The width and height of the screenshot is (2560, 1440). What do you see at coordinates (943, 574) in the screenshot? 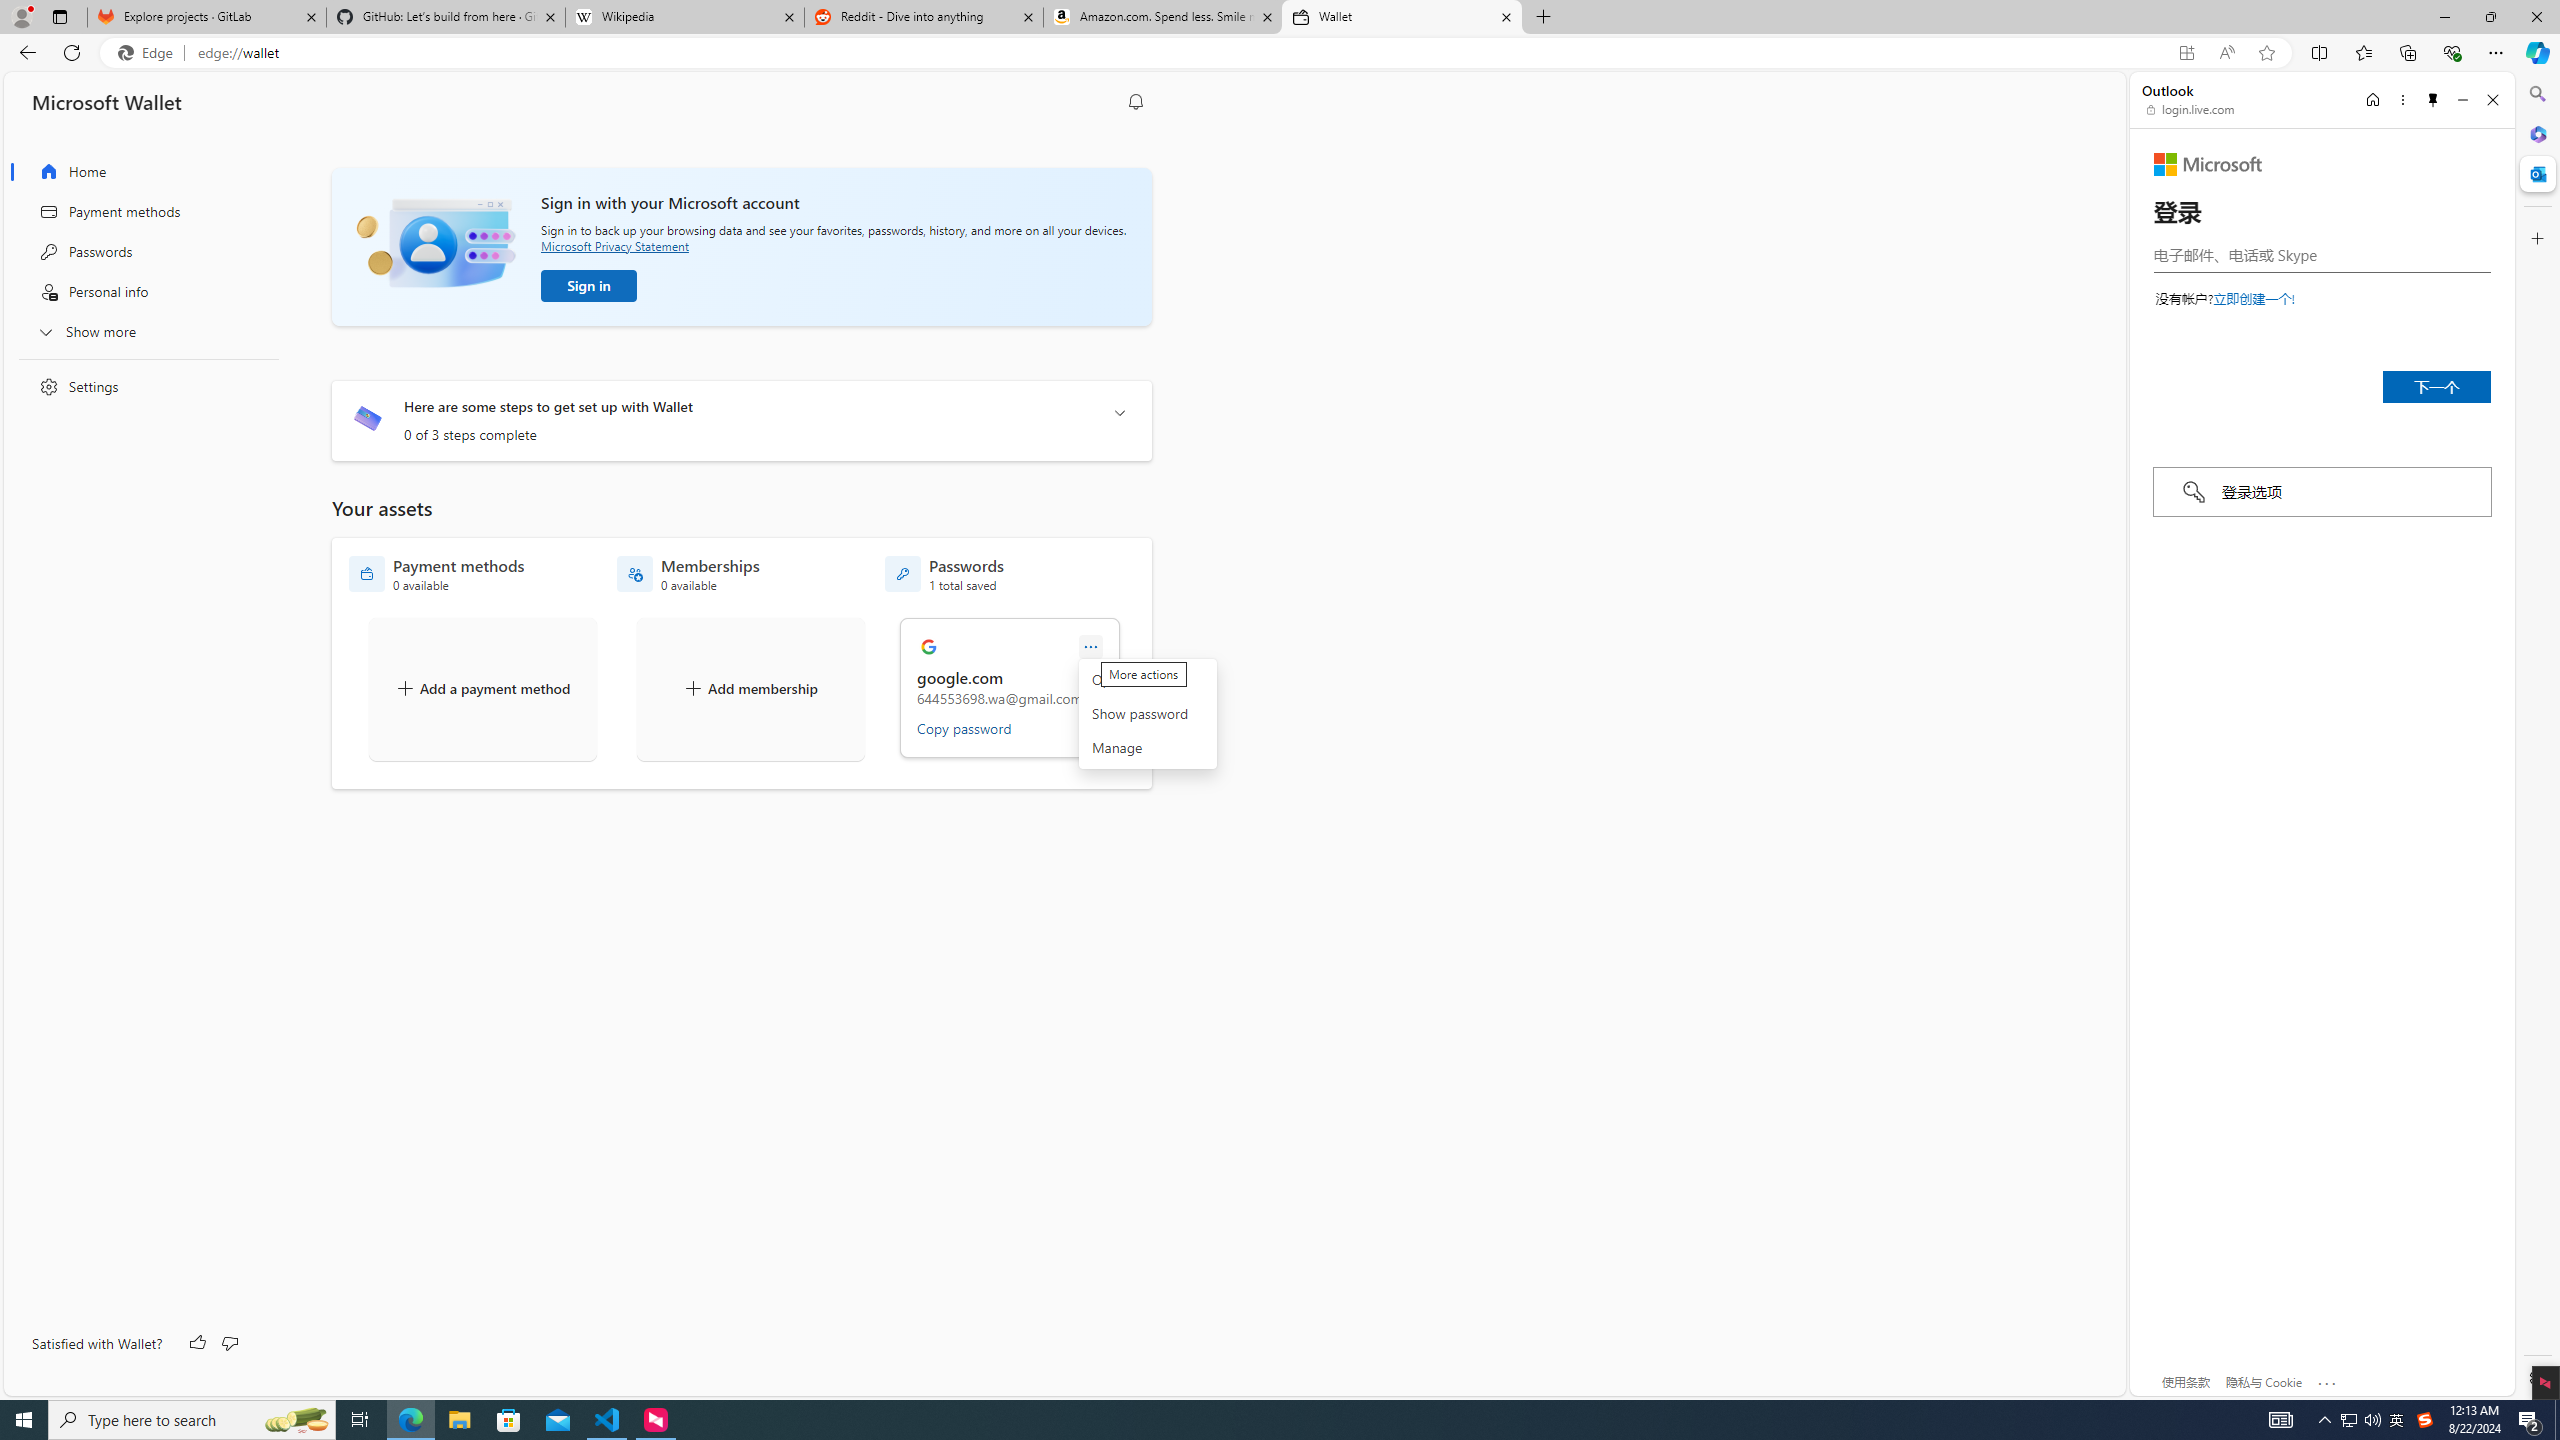
I see `'Passwords - 1 total saved'` at bounding box center [943, 574].